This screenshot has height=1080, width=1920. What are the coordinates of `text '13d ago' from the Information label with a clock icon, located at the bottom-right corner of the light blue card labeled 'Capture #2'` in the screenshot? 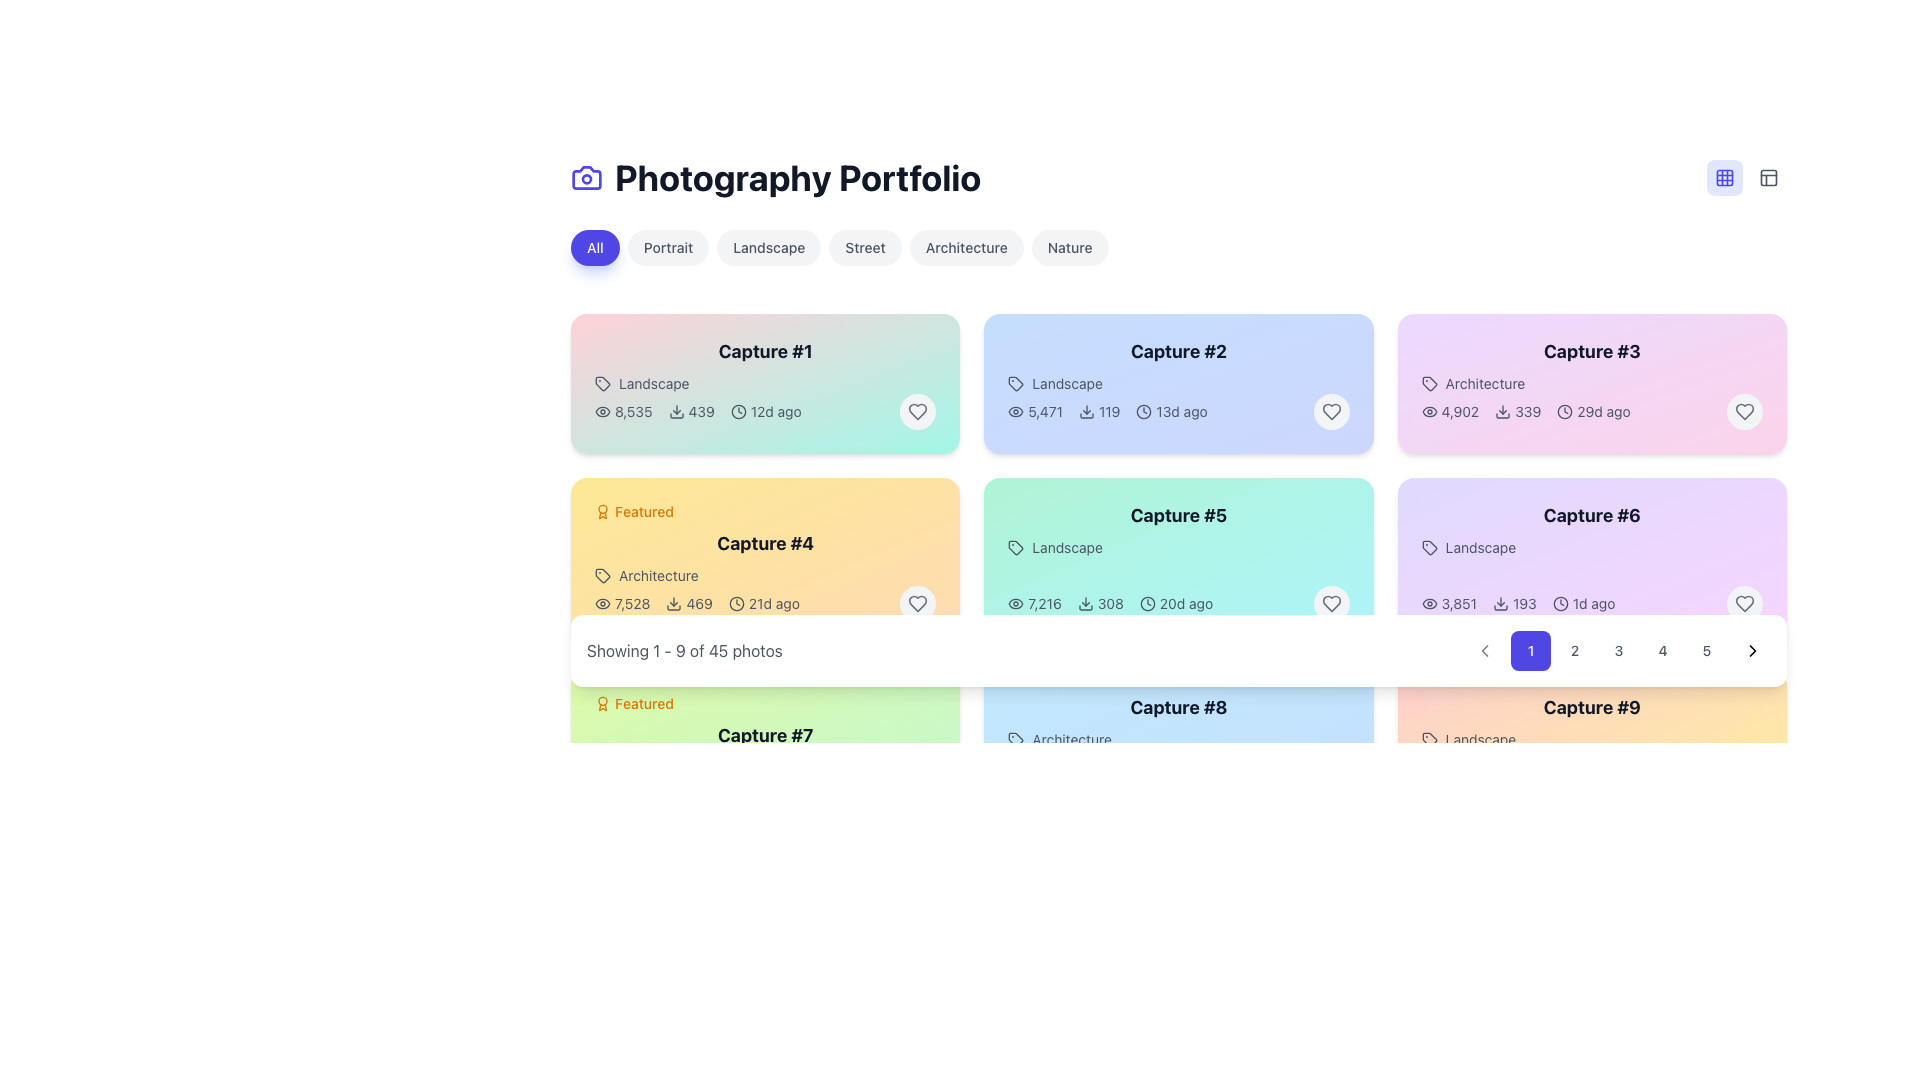 It's located at (1172, 411).